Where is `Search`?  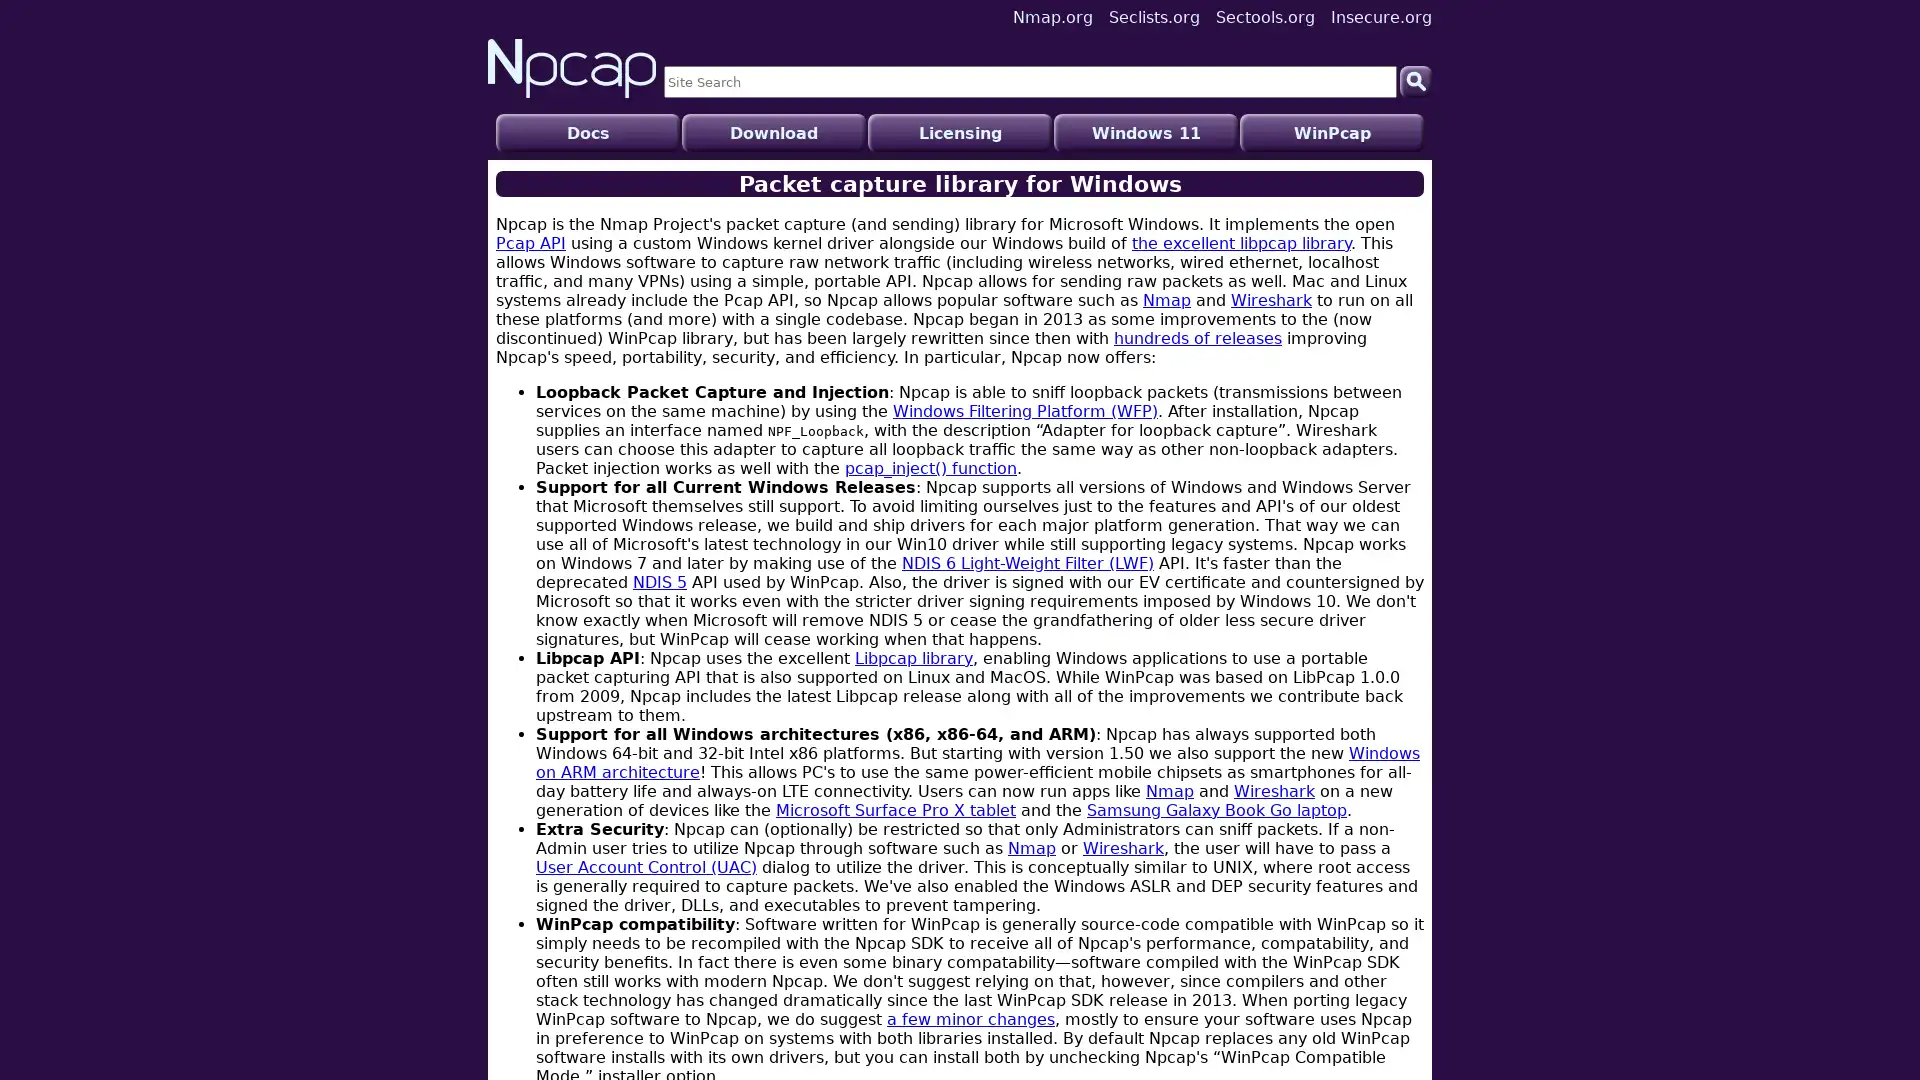
Search is located at coordinates (1415, 80).